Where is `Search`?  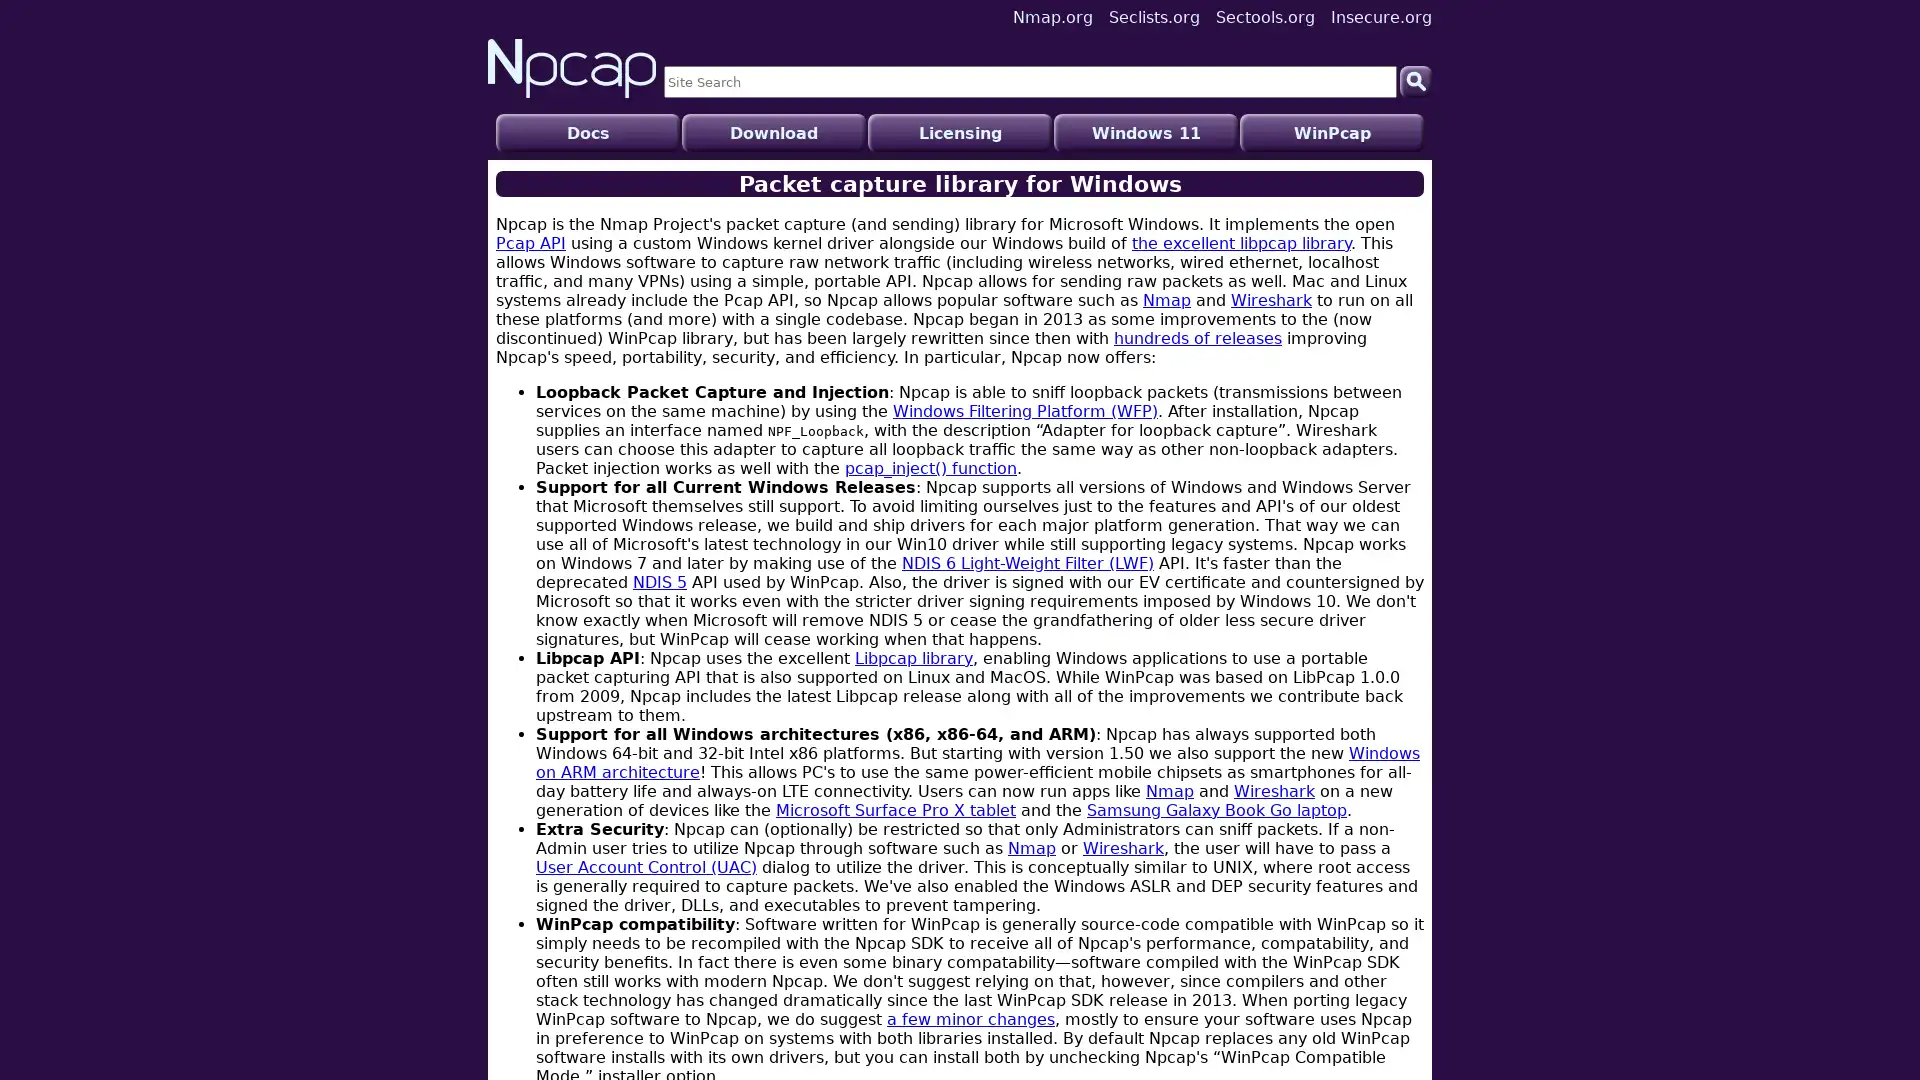
Search is located at coordinates (1415, 80).